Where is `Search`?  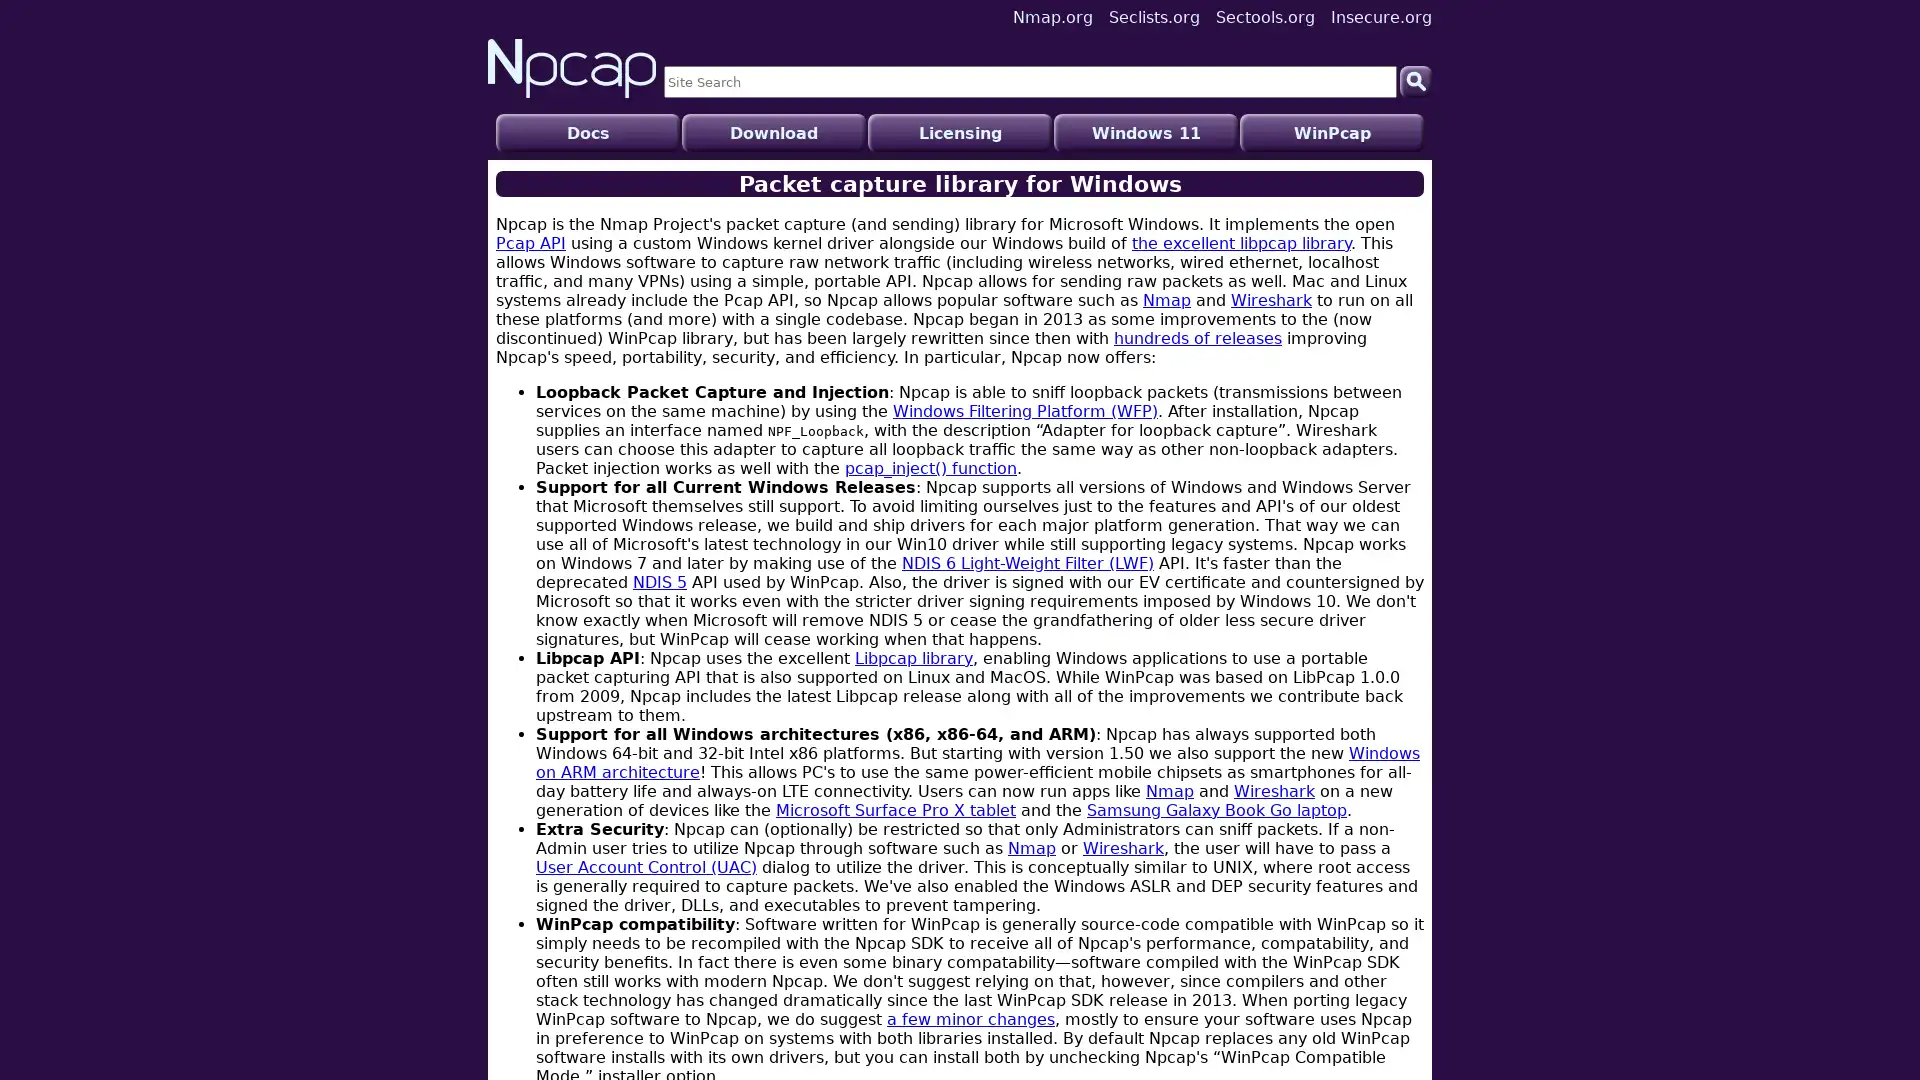
Search is located at coordinates (1415, 80).